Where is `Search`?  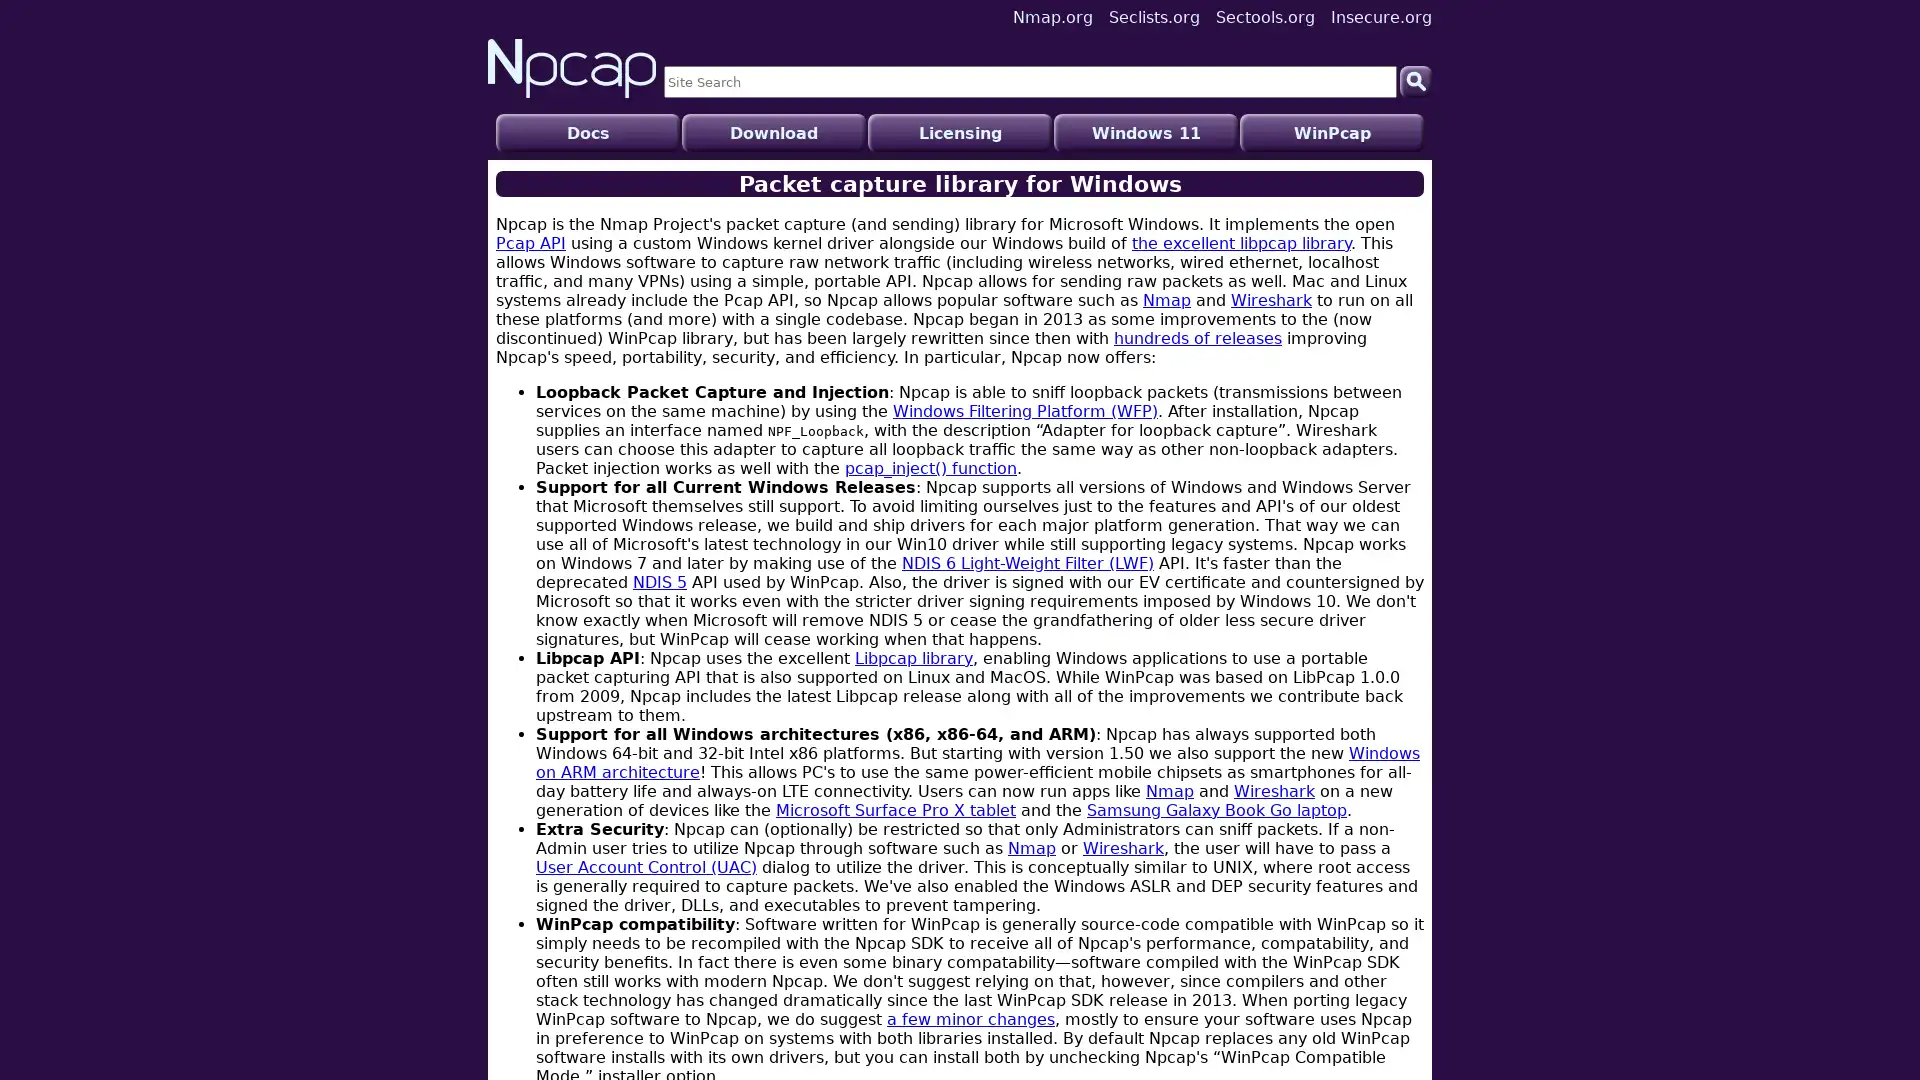
Search is located at coordinates (1415, 80).